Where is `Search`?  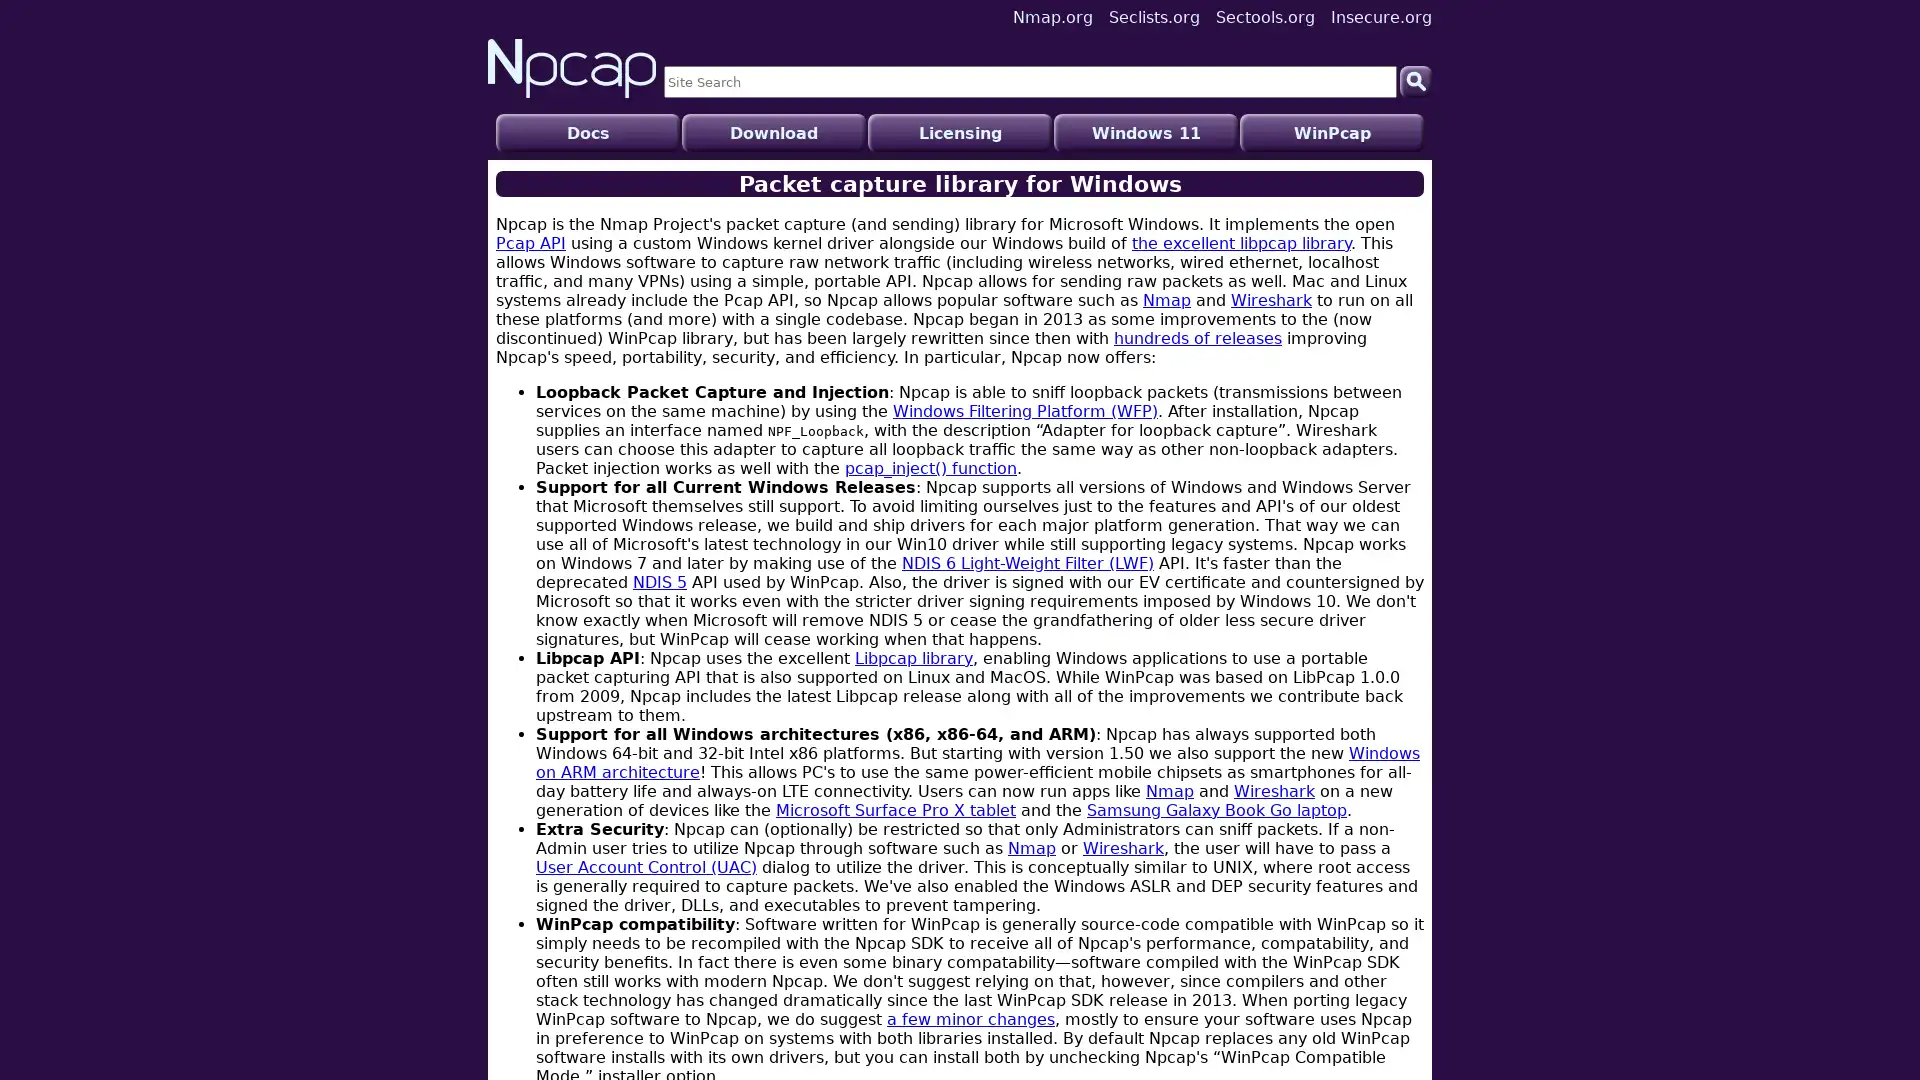
Search is located at coordinates (1415, 80).